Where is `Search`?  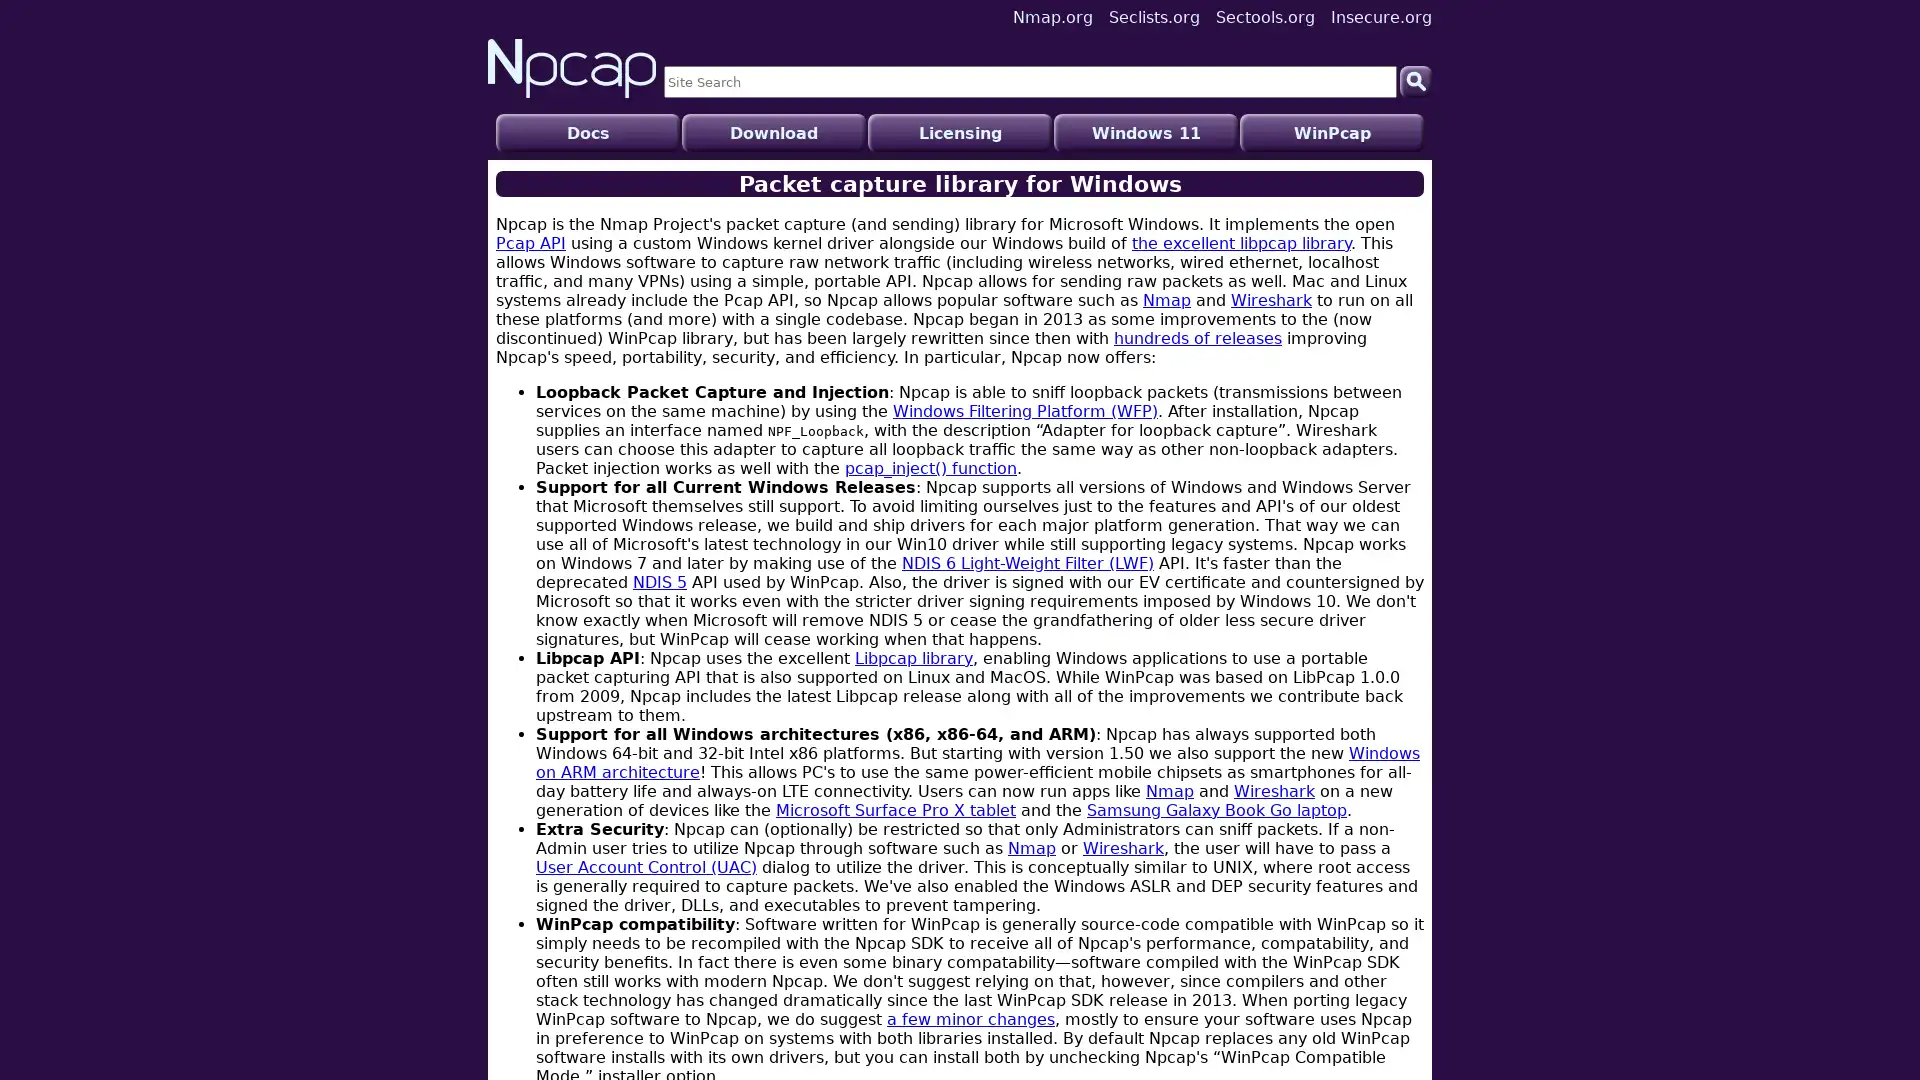
Search is located at coordinates (1415, 80).